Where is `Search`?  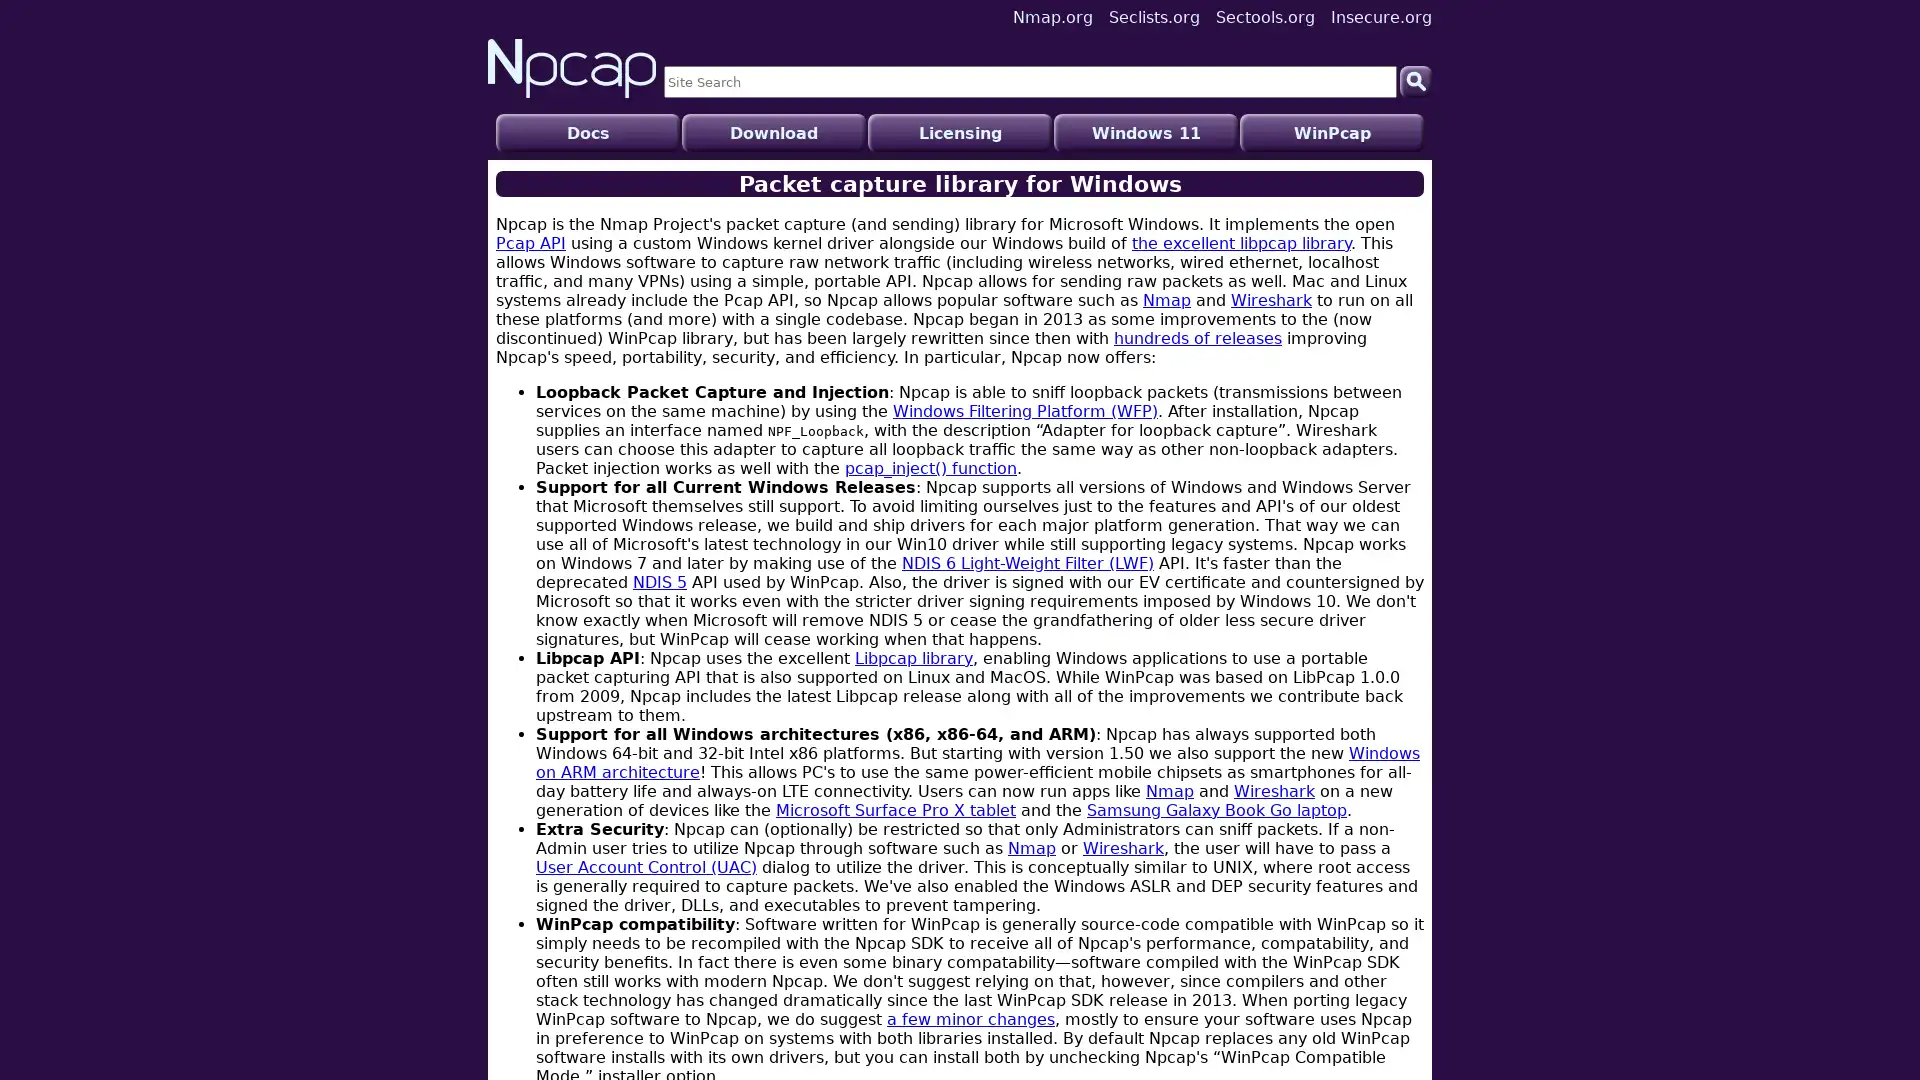
Search is located at coordinates (1415, 80).